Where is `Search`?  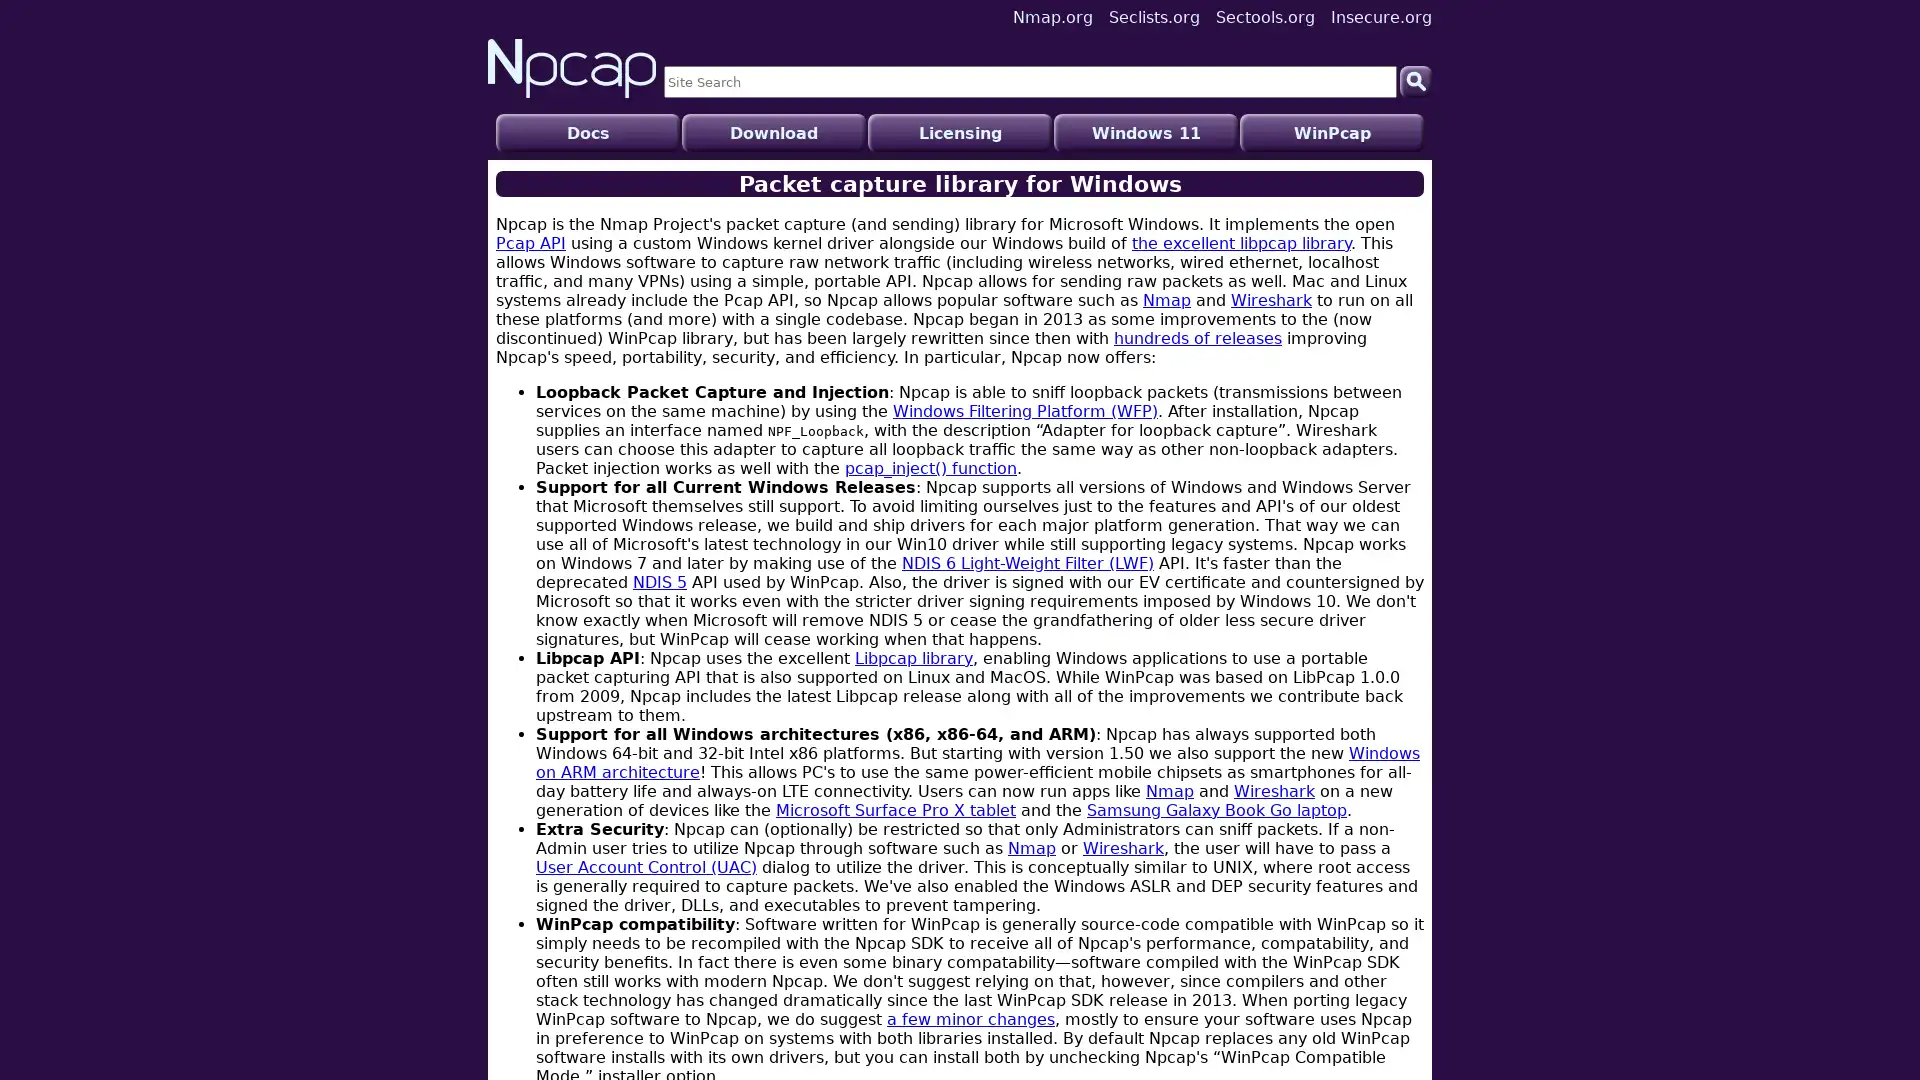
Search is located at coordinates (1415, 80).